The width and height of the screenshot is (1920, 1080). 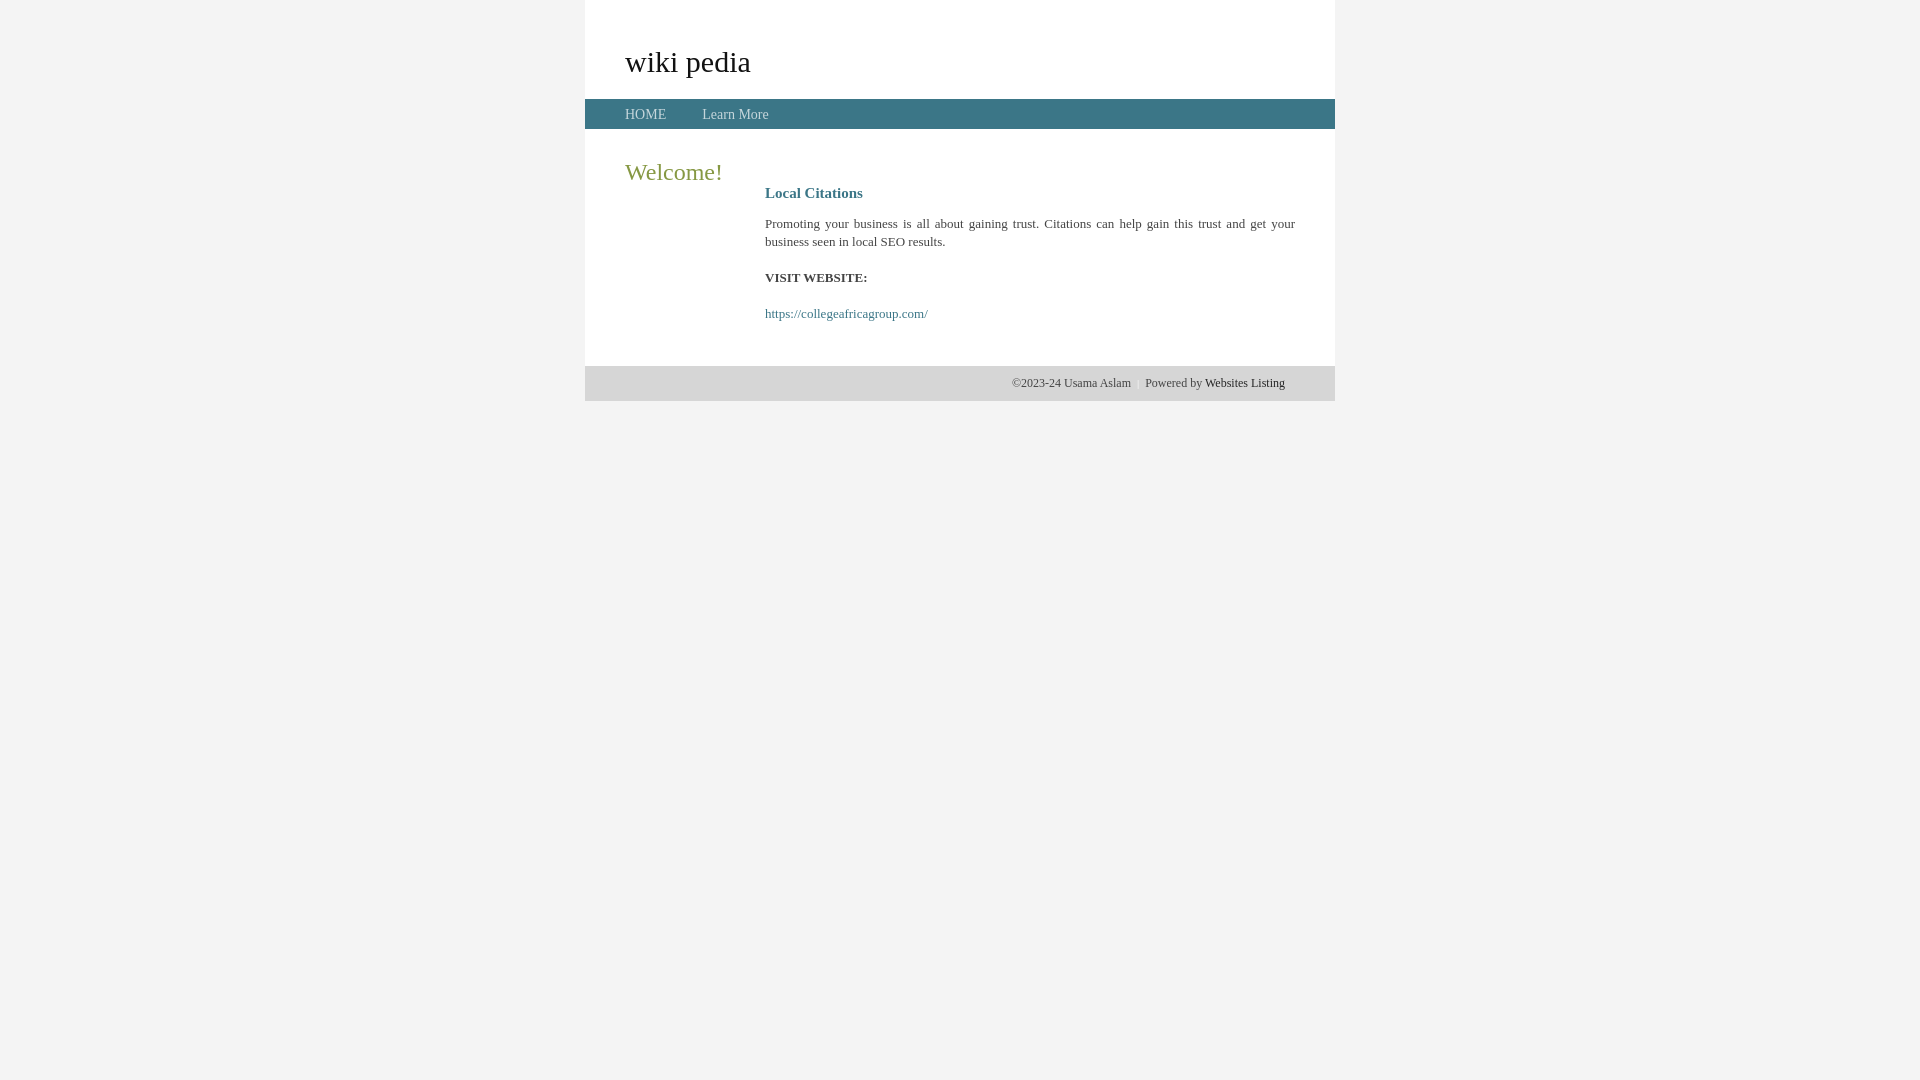 I want to click on 'wiki pedia', so click(x=687, y=60).